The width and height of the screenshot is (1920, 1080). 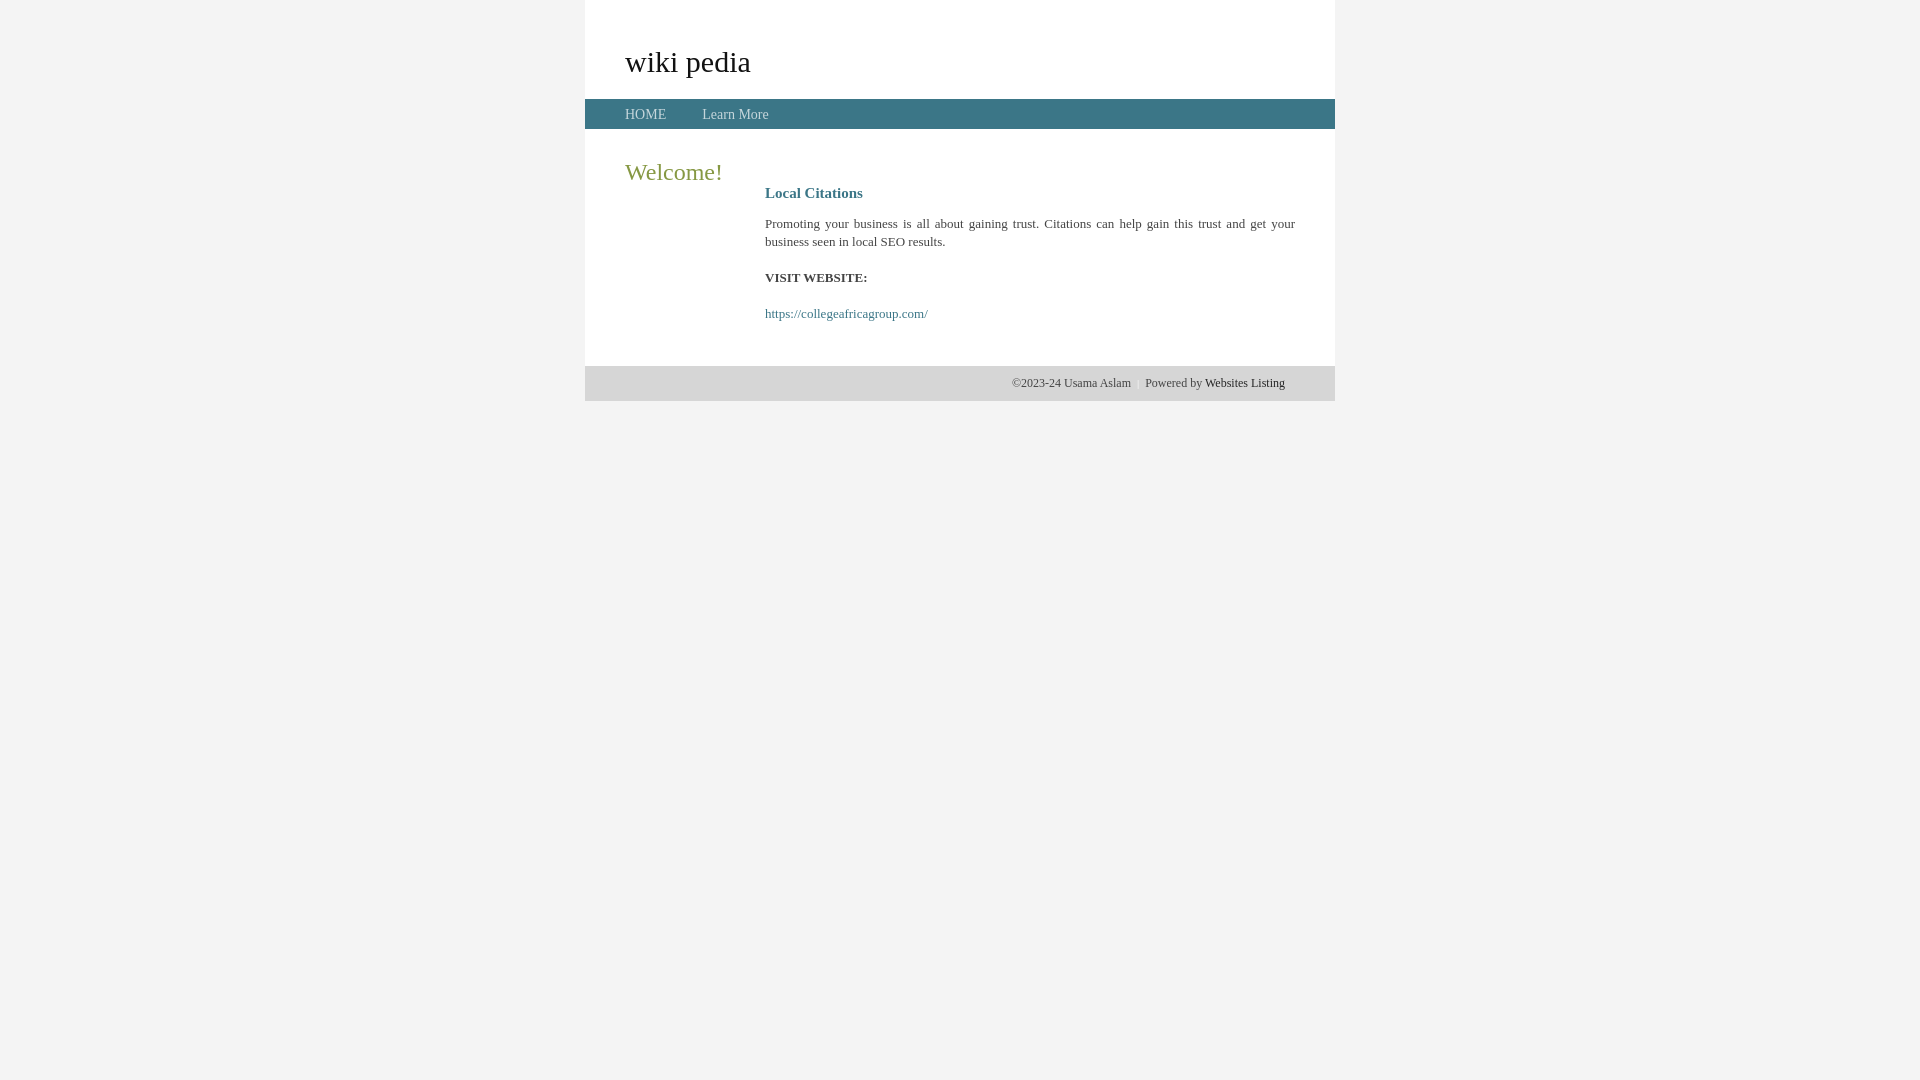 I want to click on 'wiki pedia', so click(x=687, y=60).